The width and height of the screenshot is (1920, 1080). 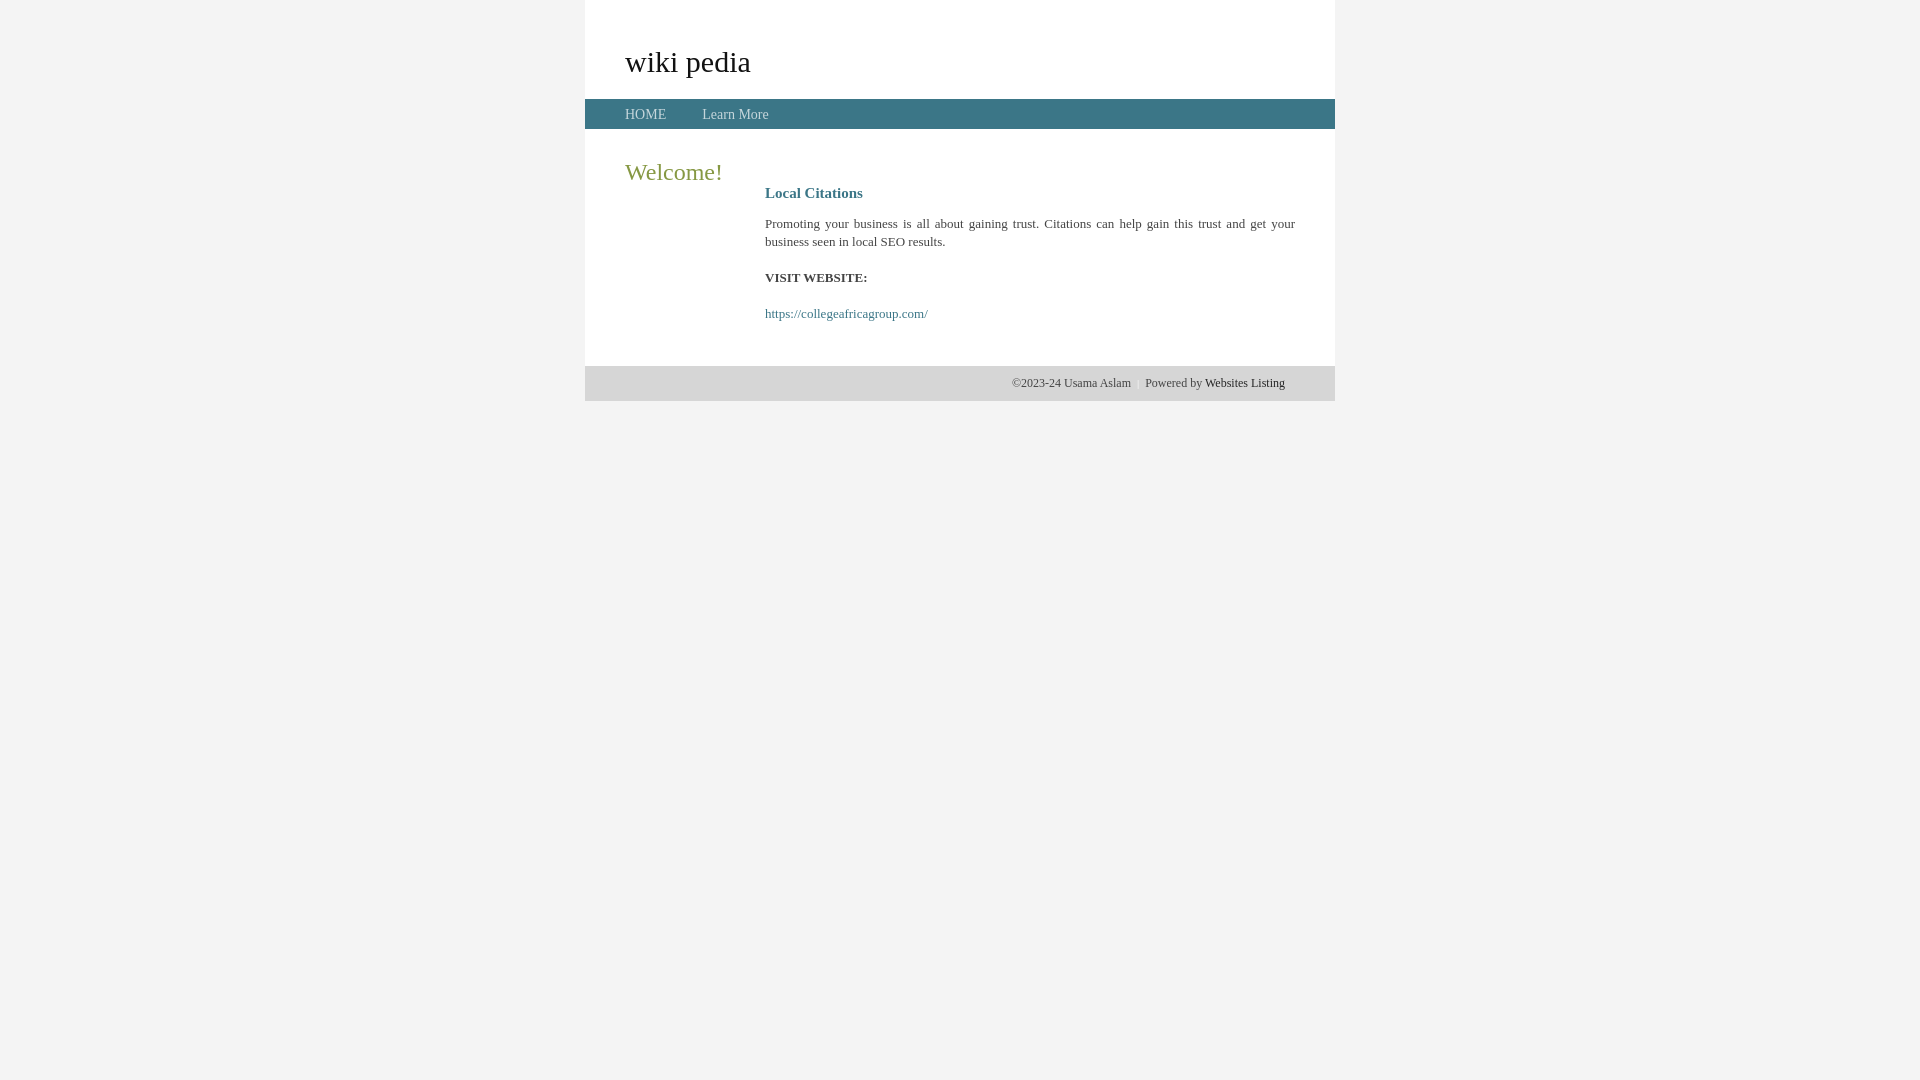 I want to click on 'wiki pedia', so click(x=687, y=60).